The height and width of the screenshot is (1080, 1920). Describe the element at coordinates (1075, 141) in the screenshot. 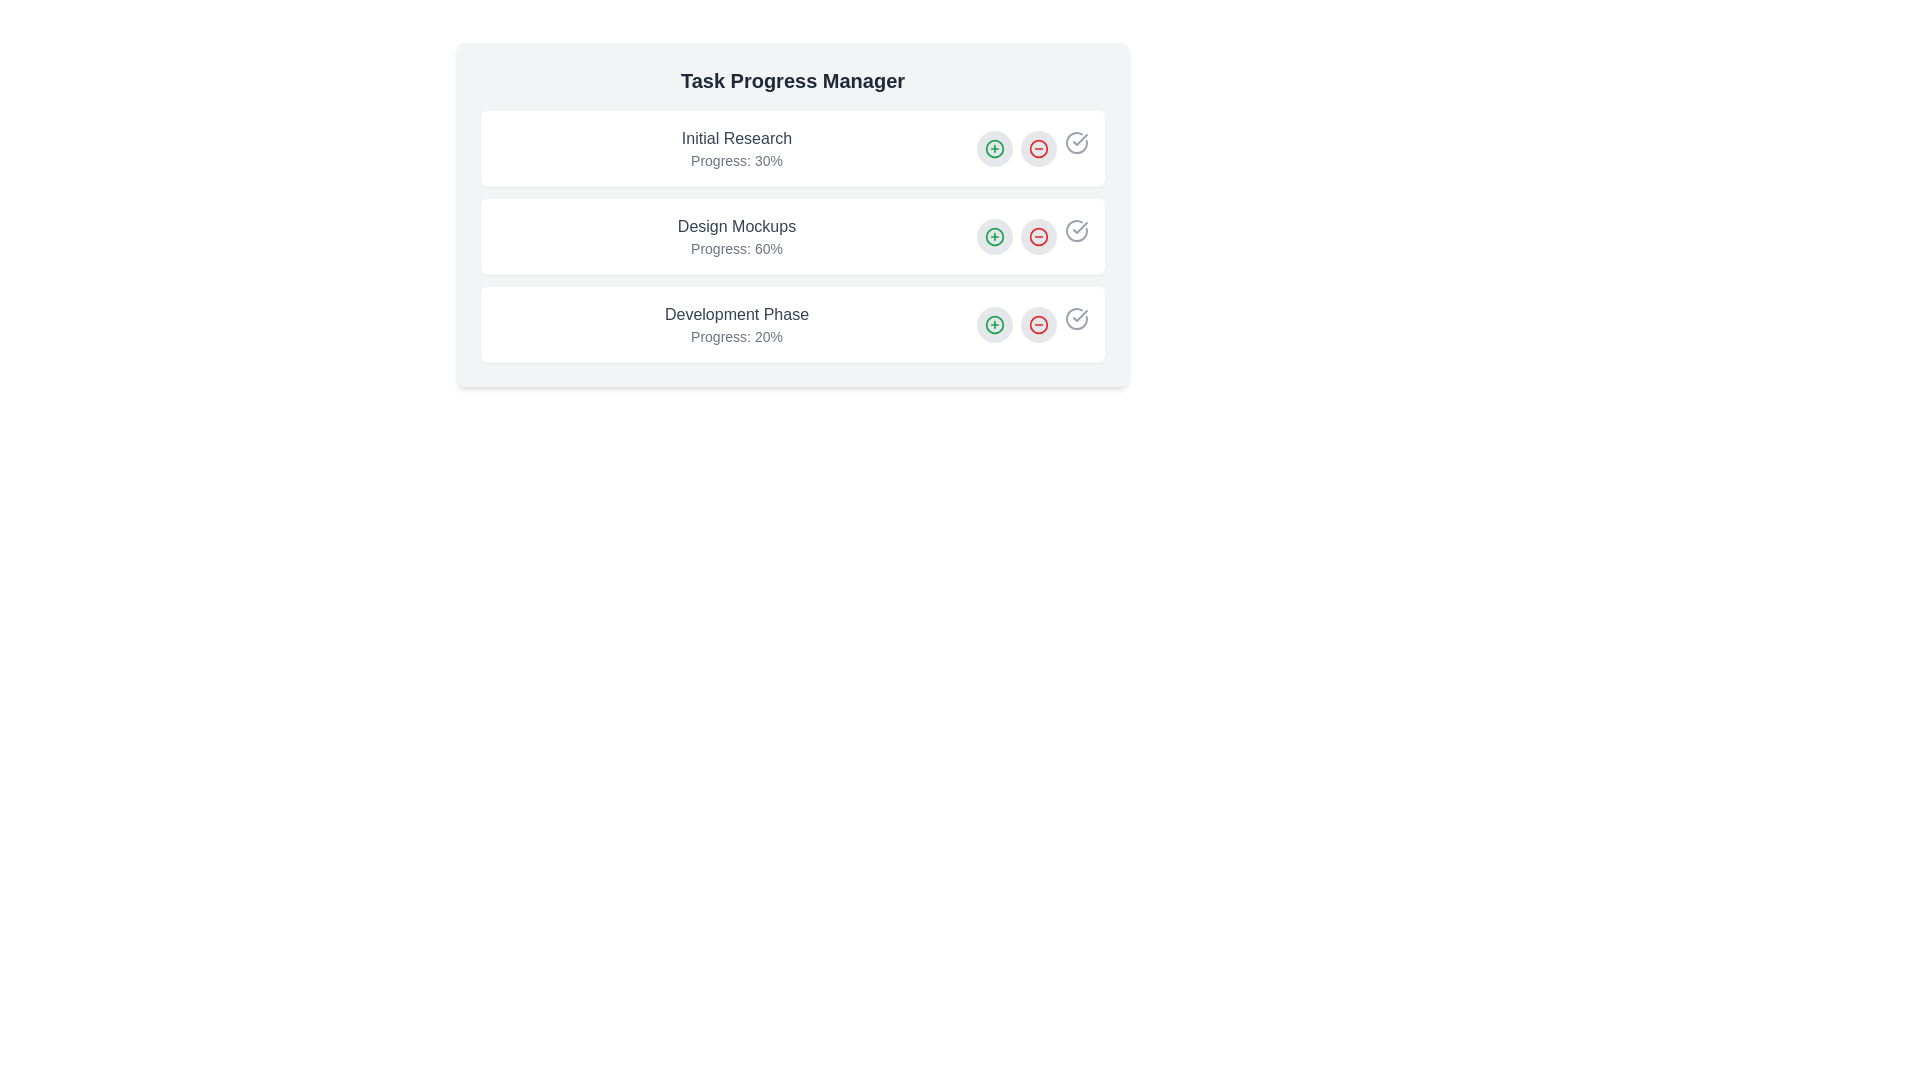

I see `the confirmation icon for the task 'Initial Research', which is located on the far right within a horizontal row of action icons` at that location.